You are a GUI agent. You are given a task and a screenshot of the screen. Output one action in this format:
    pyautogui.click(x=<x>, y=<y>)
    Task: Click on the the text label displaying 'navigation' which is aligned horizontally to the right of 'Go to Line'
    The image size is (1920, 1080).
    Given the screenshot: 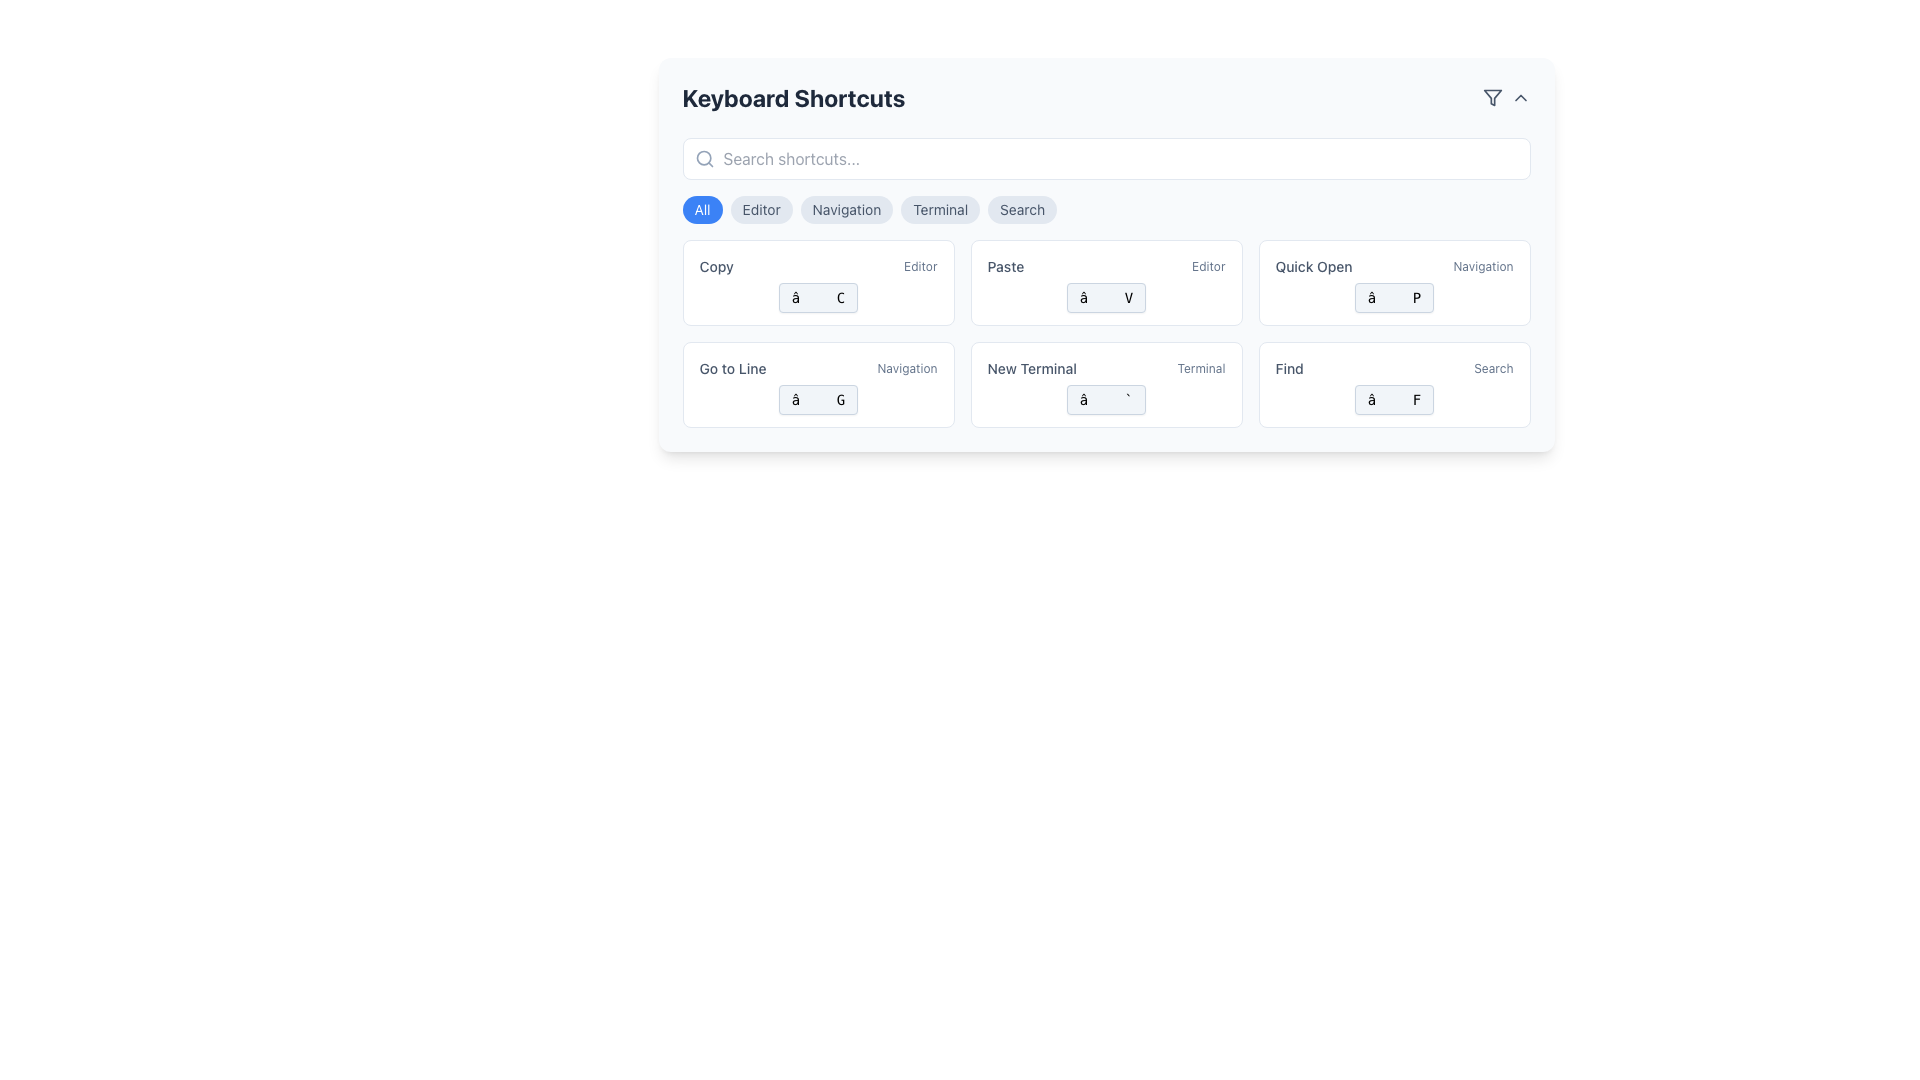 What is the action you would take?
    pyautogui.click(x=906, y=369)
    